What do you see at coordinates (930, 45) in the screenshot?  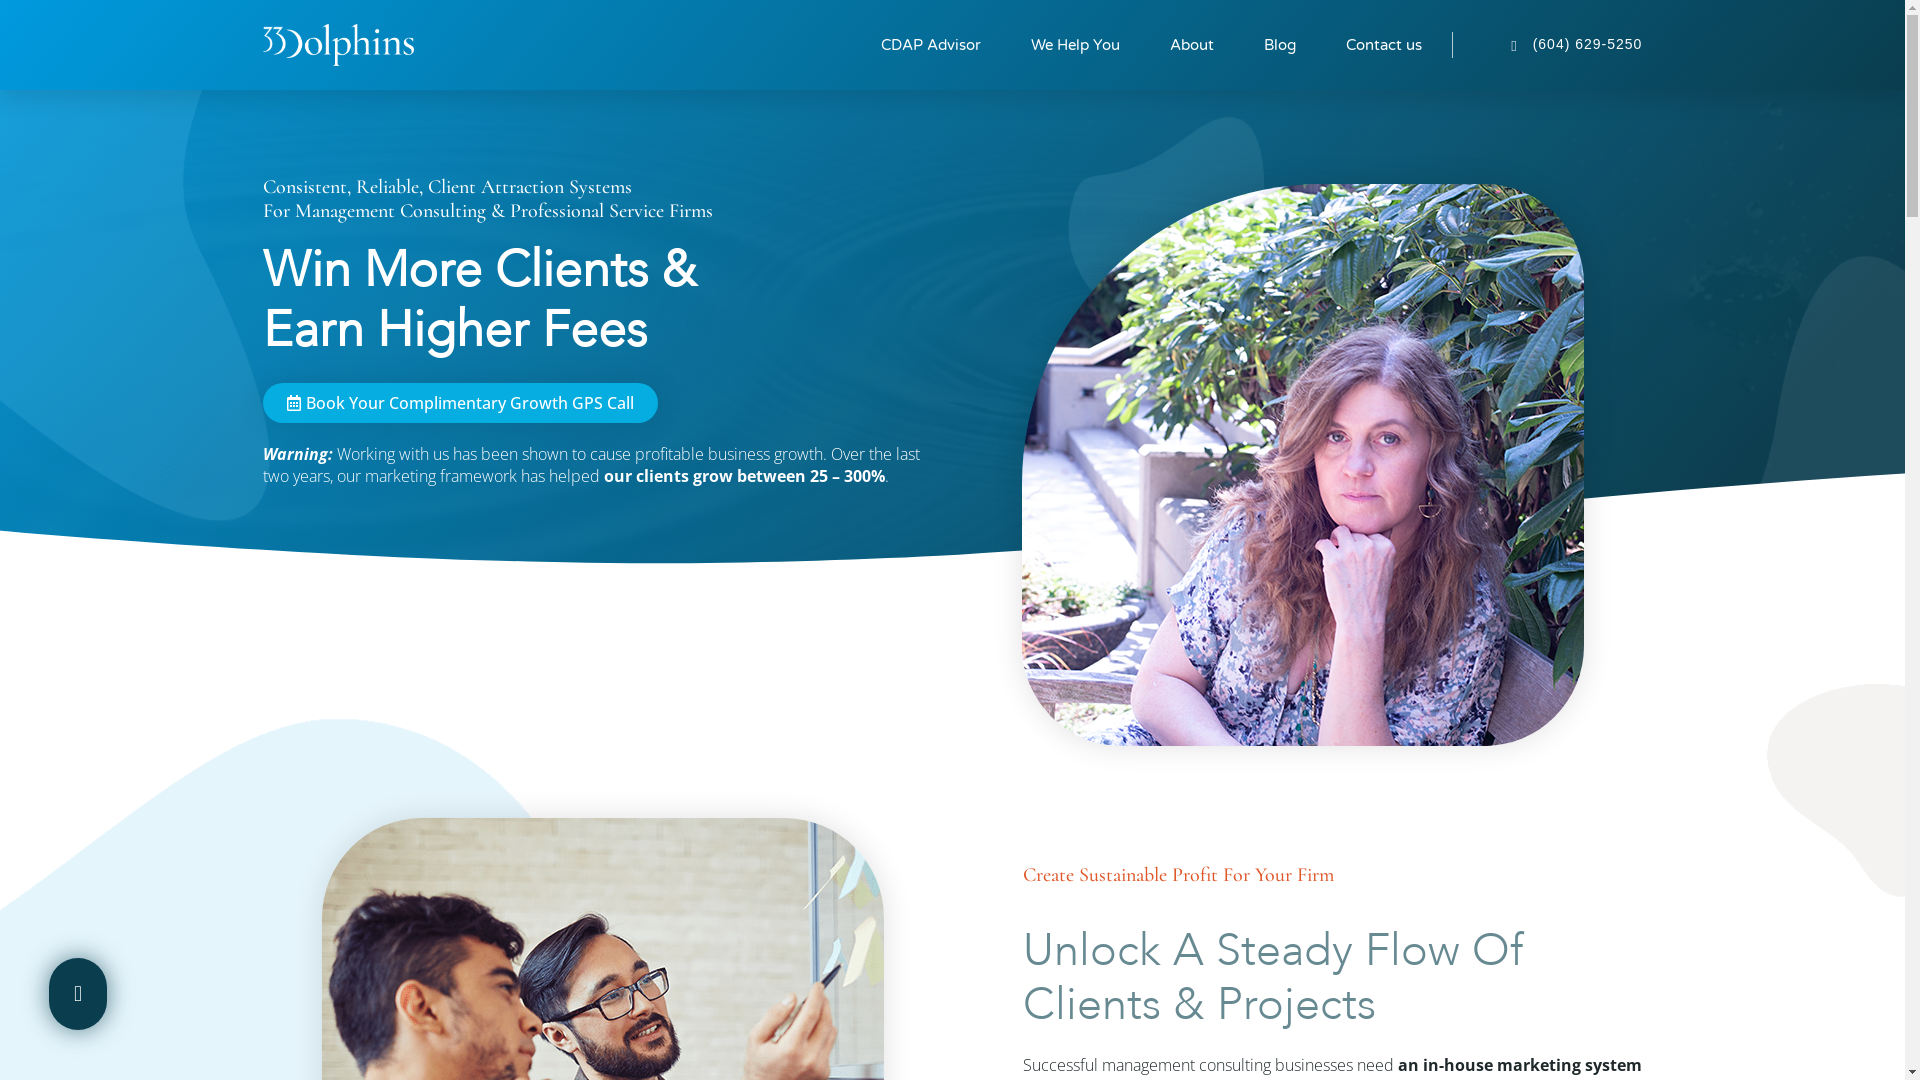 I see `'CDAP Advisor'` at bounding box center [930, 45].